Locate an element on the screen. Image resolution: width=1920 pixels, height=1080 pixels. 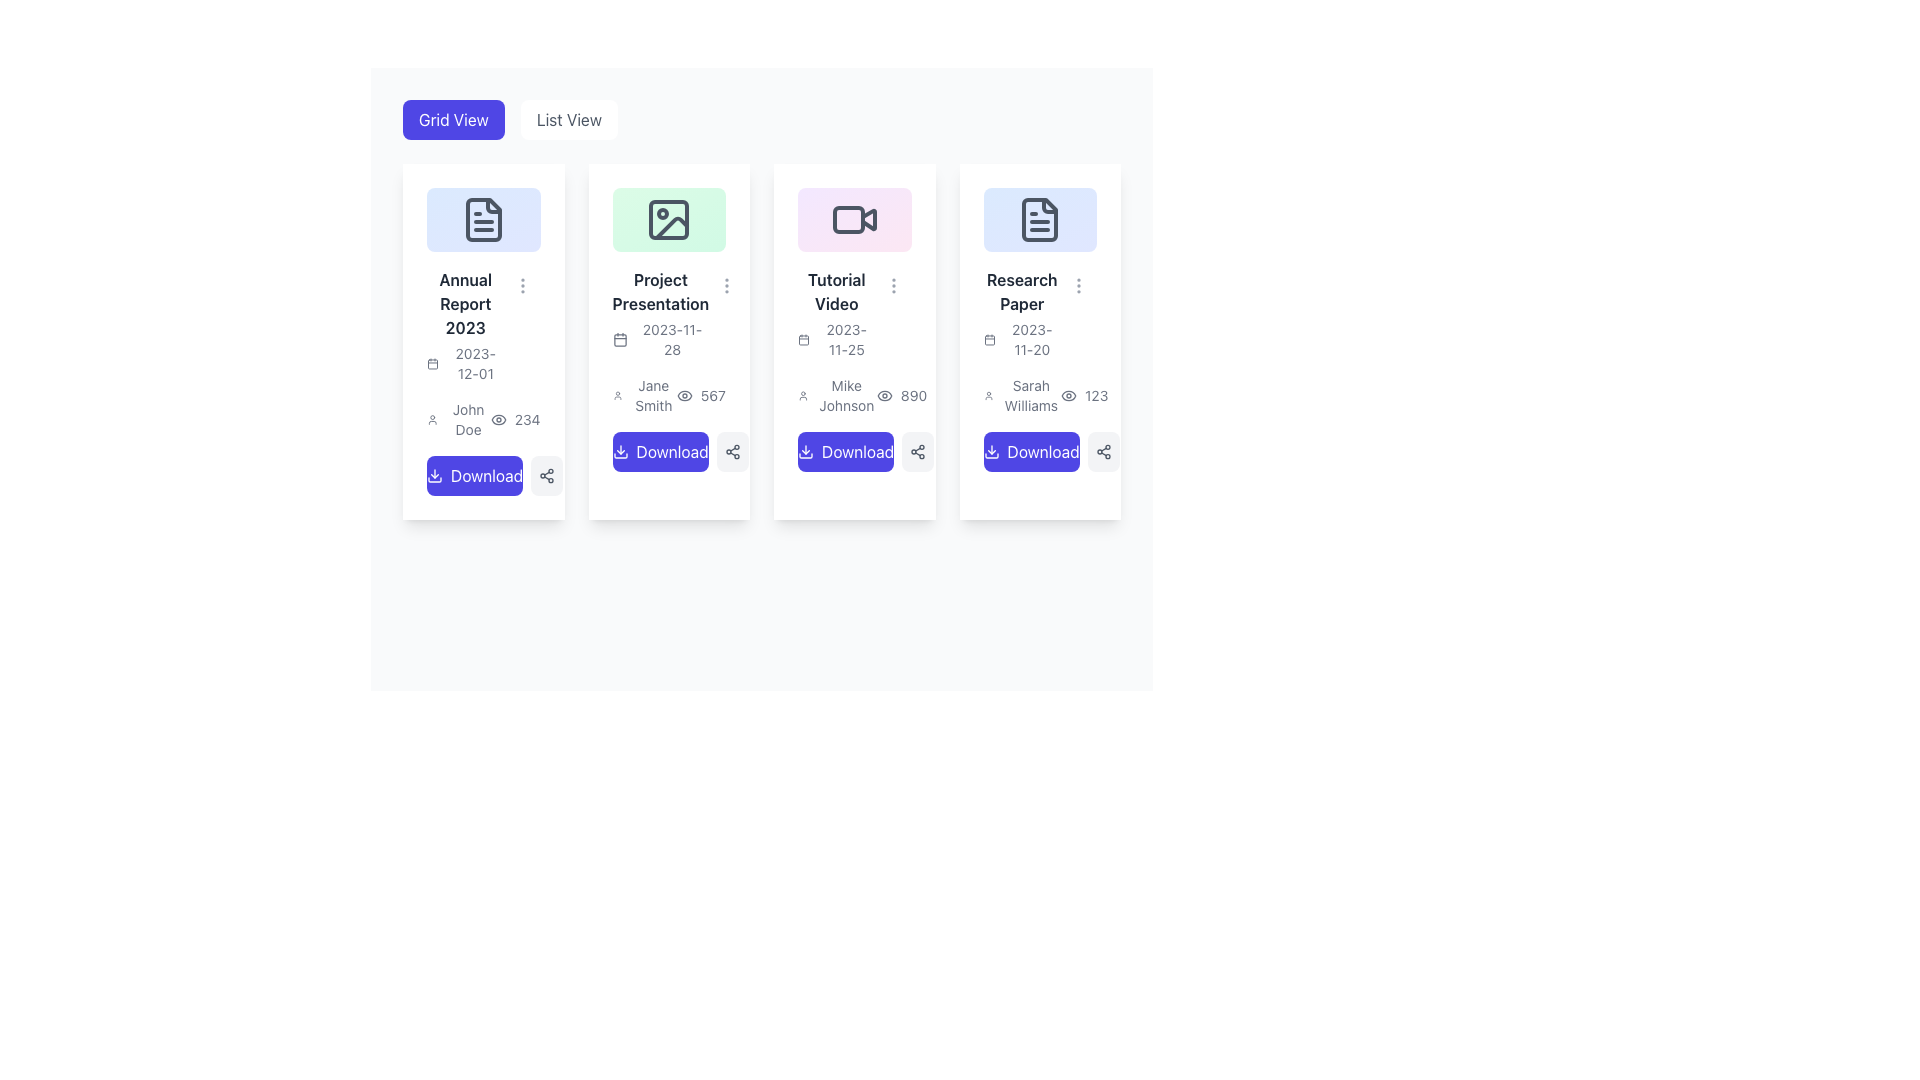
the text block that provides the title and associated date of the content in the second panel of a horizontally aligned grid layout is located at coordinates (669, 313).